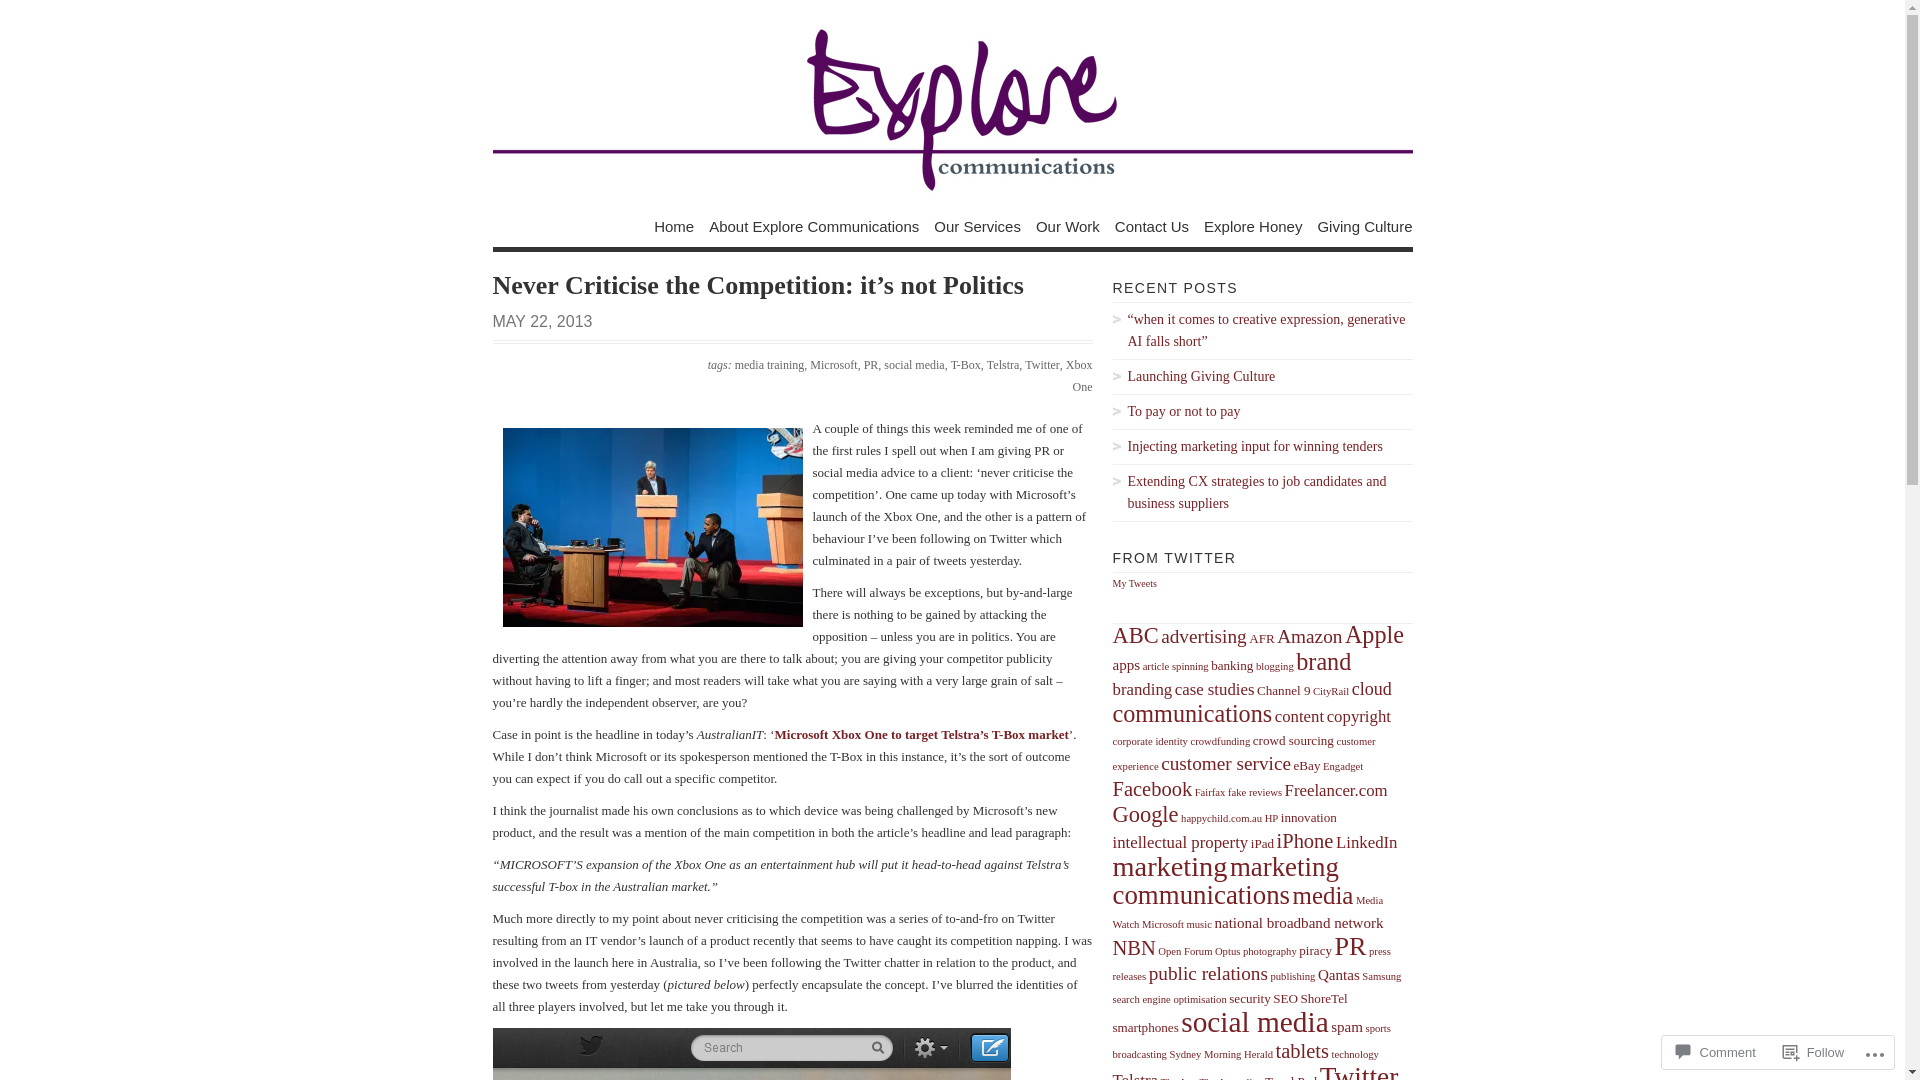 The width and height of the screenshot is (1920, 1080). Describe the element at coordinates (1250, 843) in the screenshot. I see `'iPad'` at that location.